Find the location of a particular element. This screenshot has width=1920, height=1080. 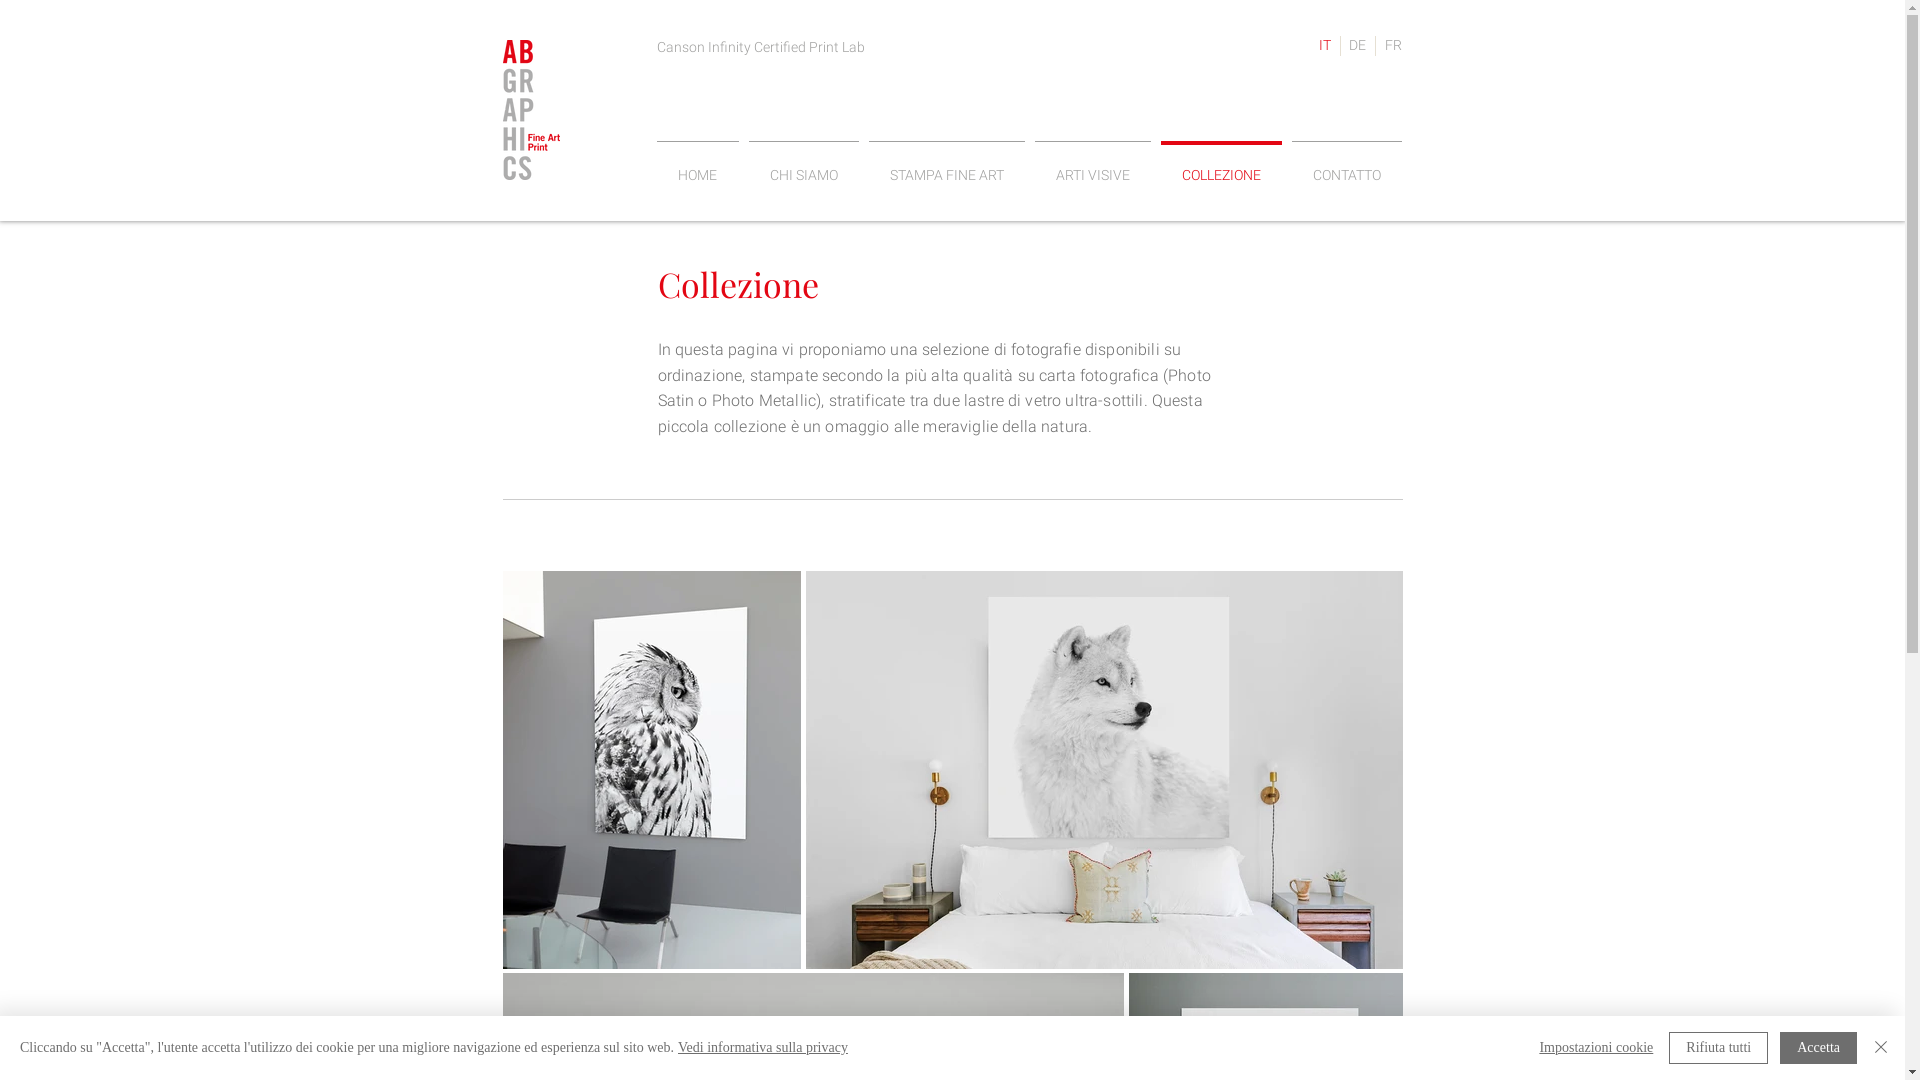

'Rifiuta tutti' is located at coordinates (1669, 1047).